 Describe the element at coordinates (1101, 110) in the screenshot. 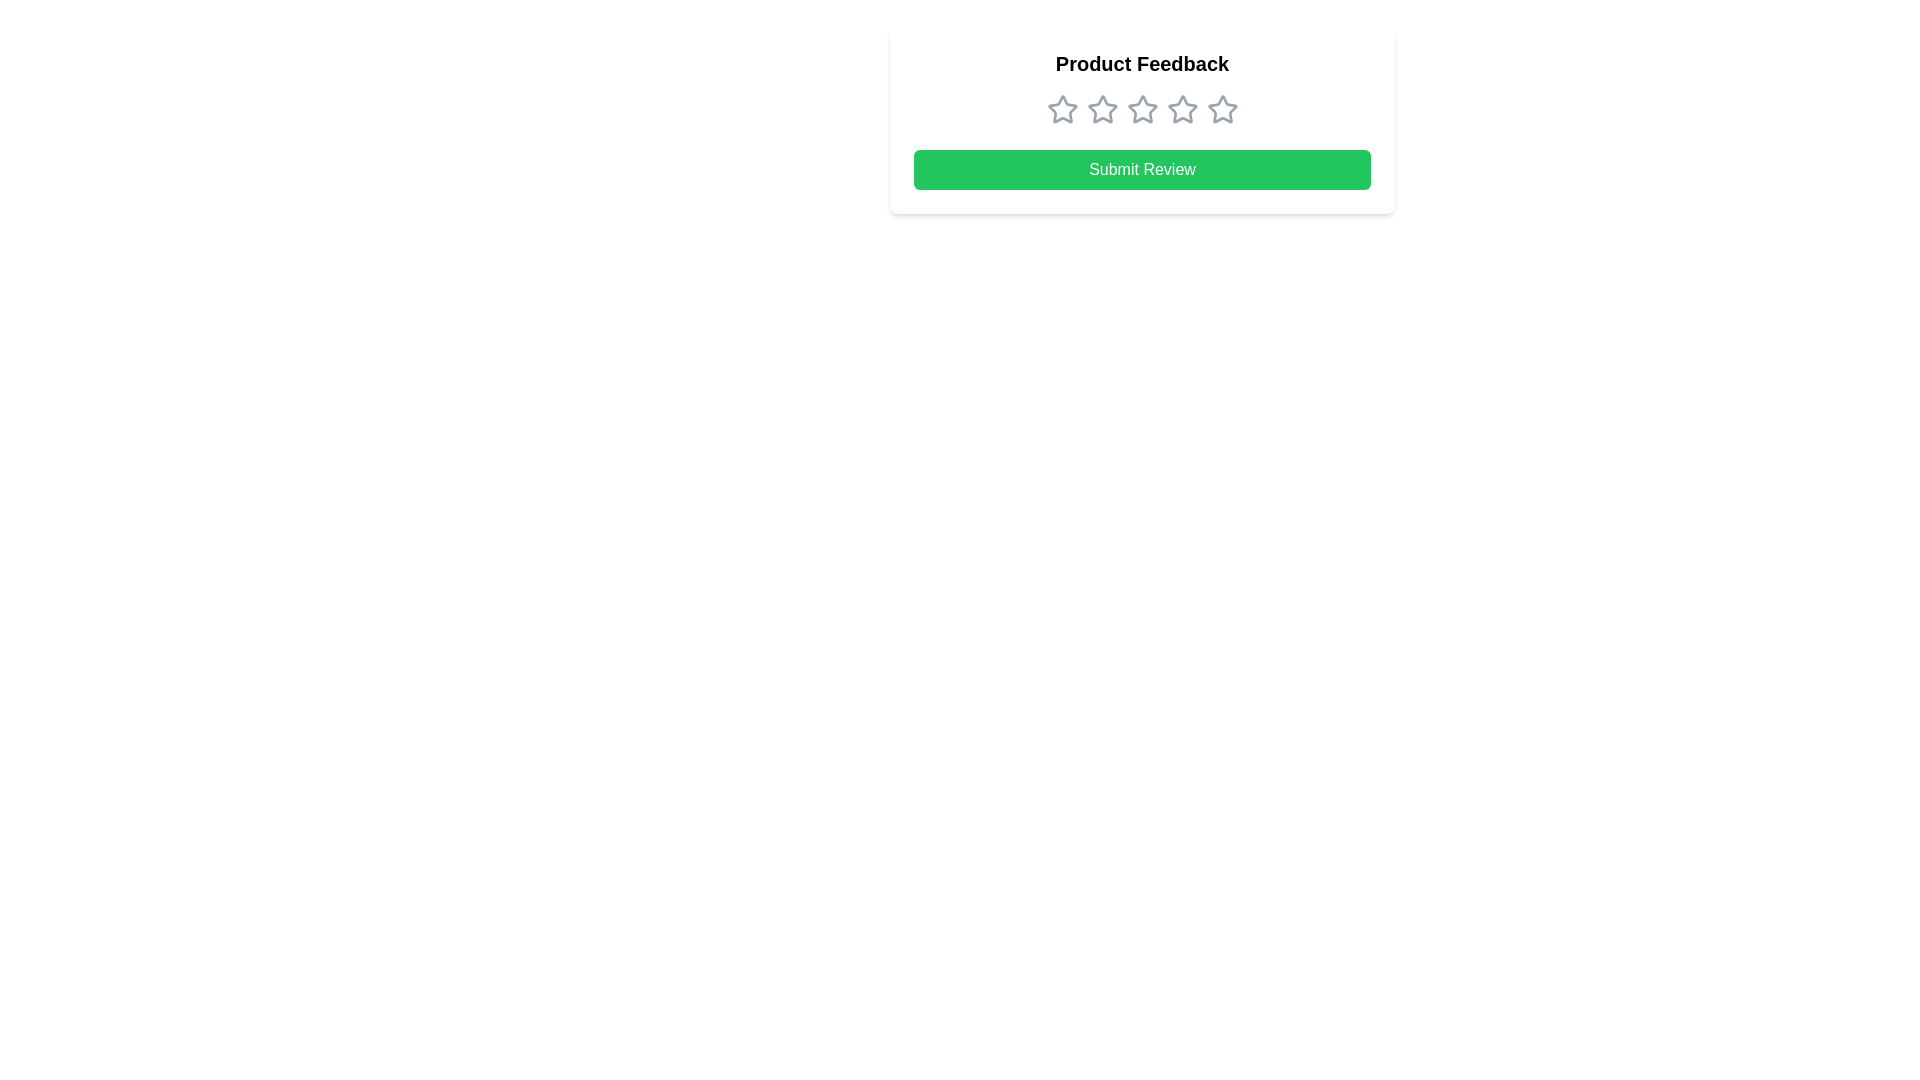

I see `the second star in the rating system` at that location.